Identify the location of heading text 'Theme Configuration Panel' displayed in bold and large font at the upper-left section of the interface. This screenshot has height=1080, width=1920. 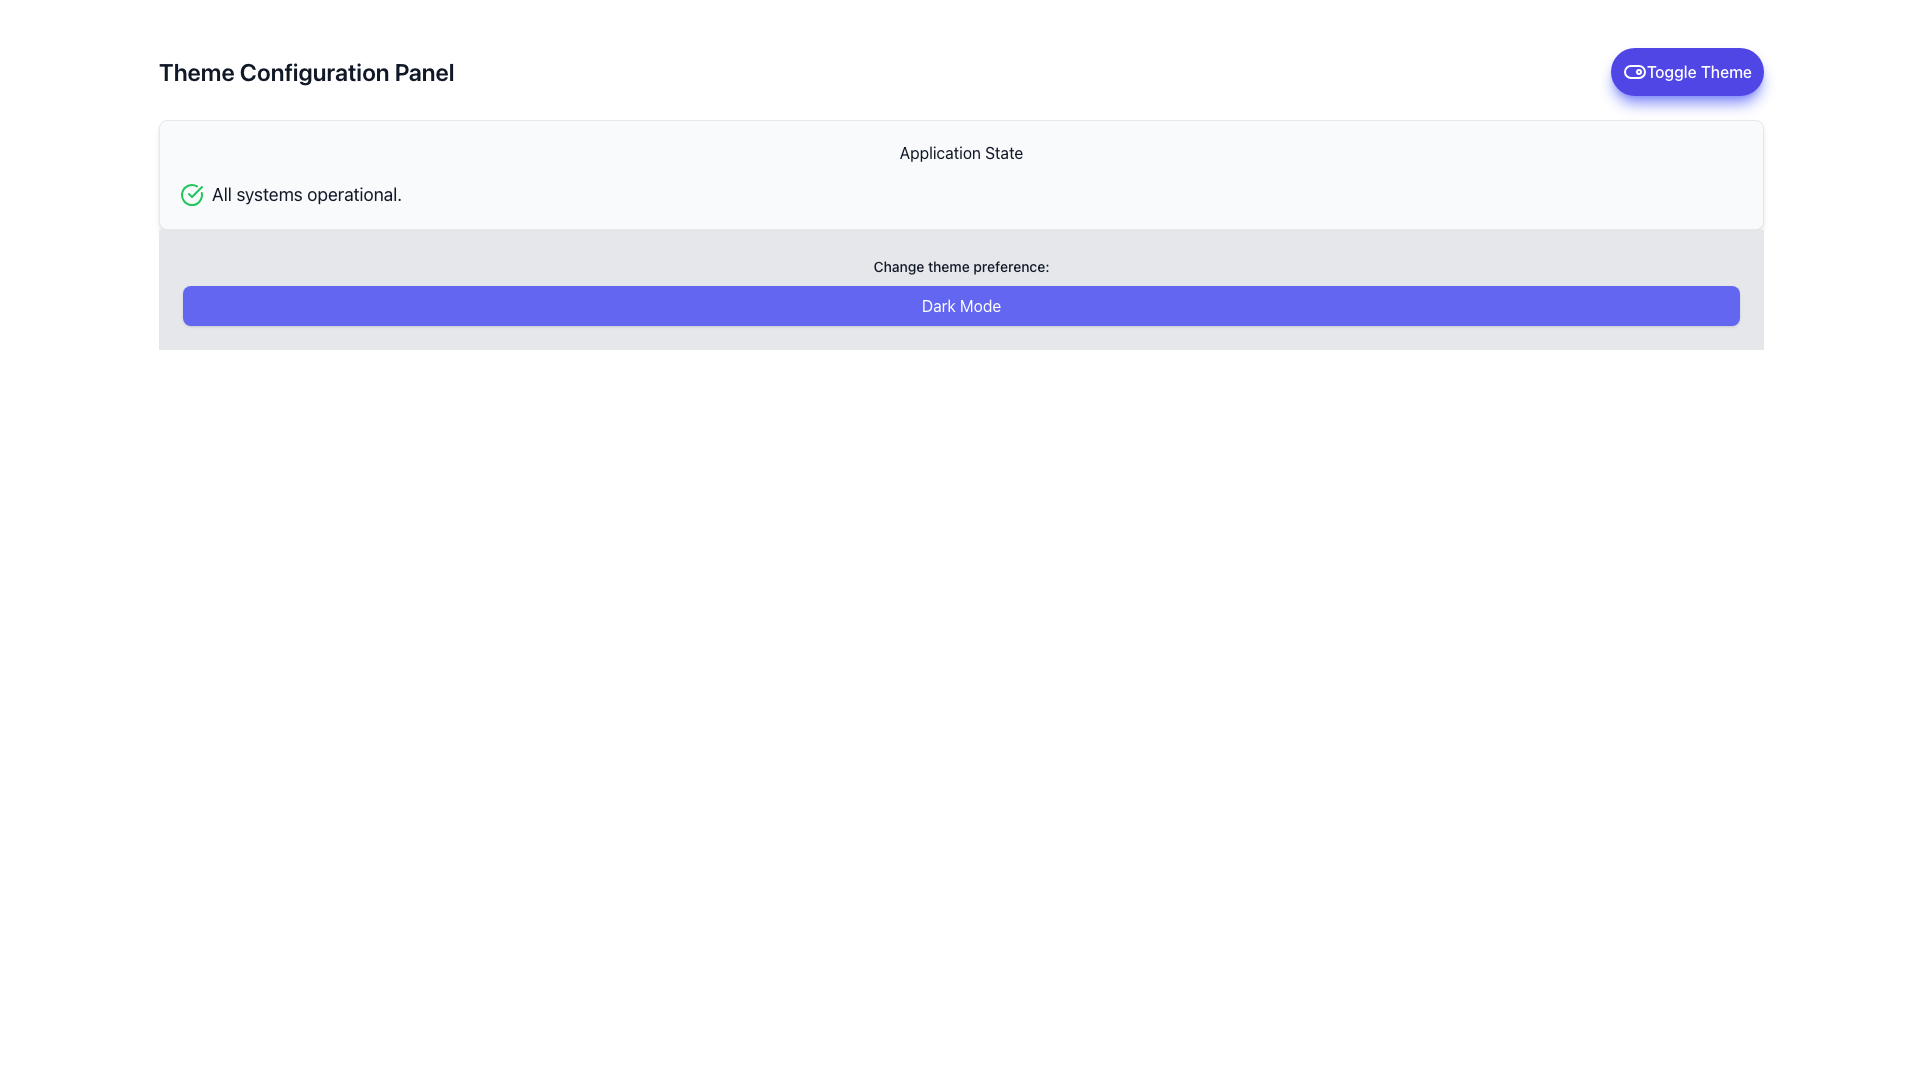
(305, 71).